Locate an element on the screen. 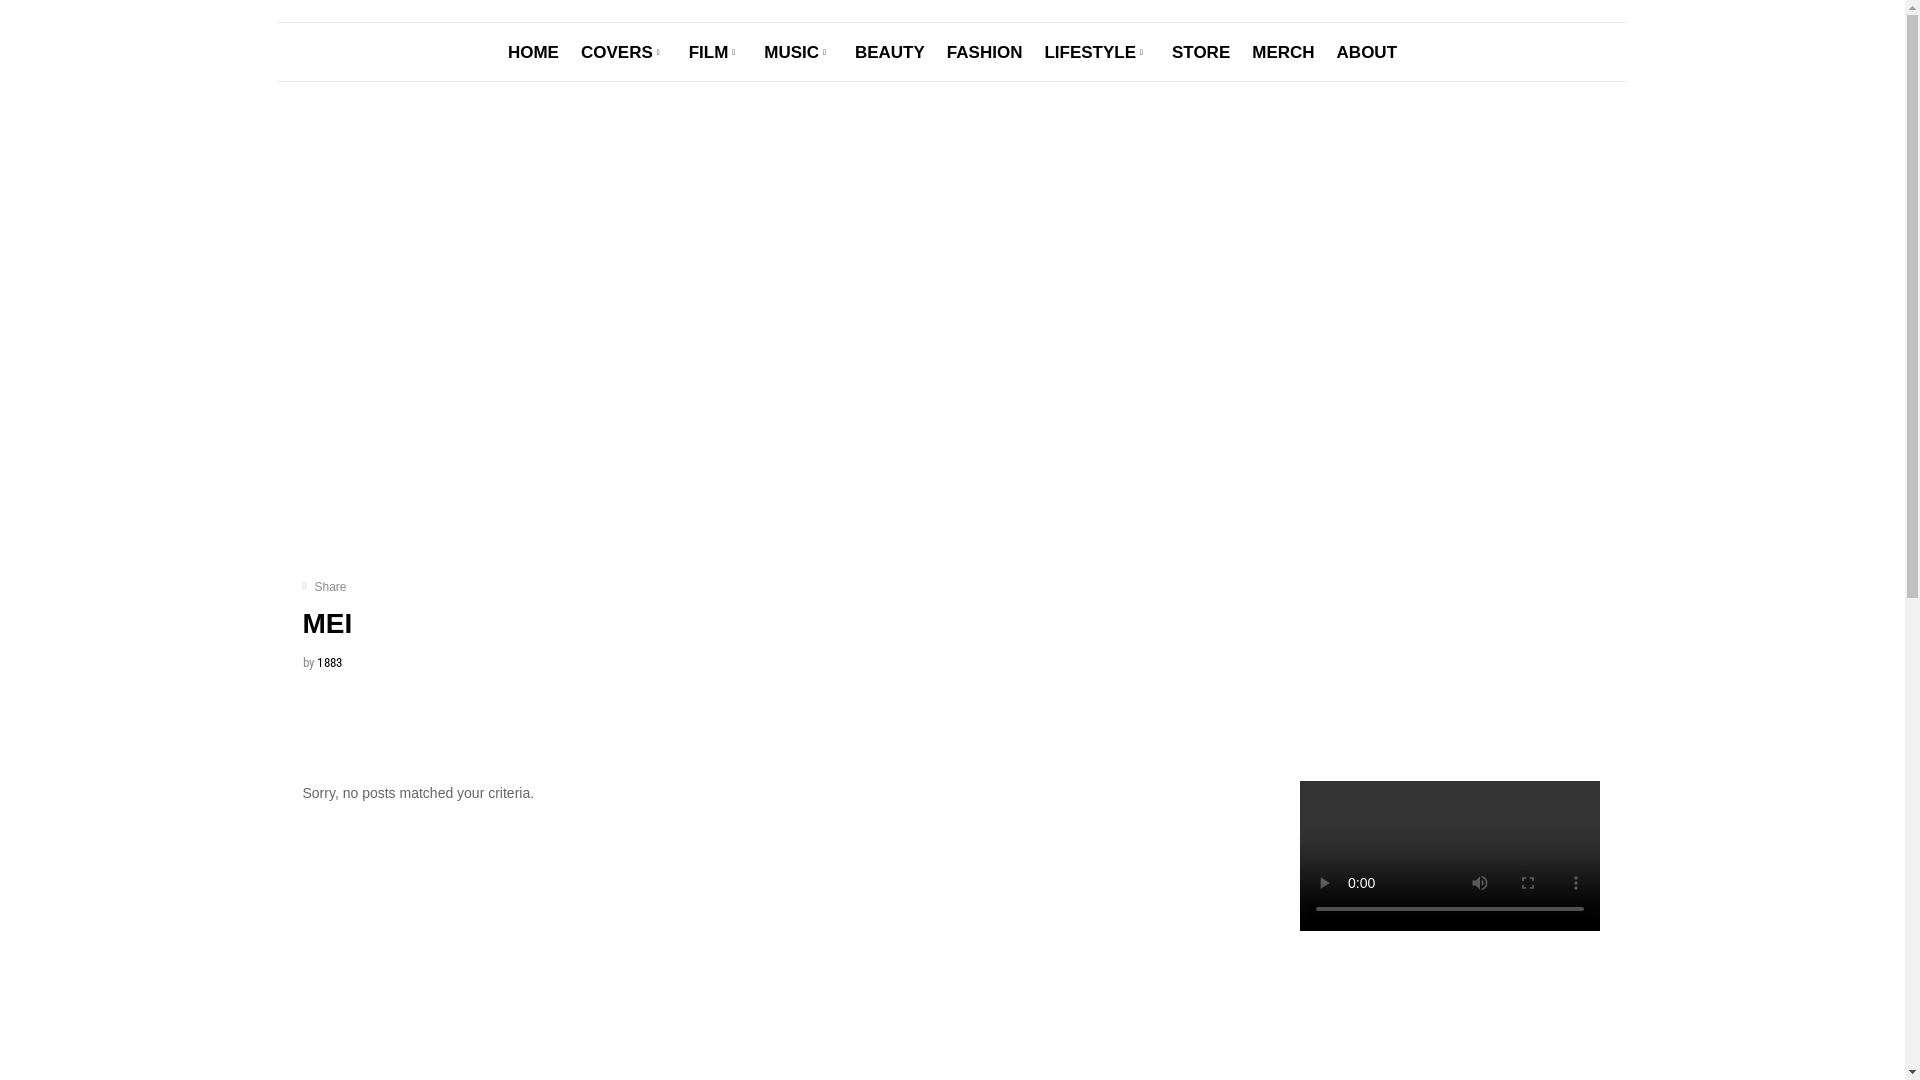 Image resolution: width=1920 pixels, height=1080 pixels. 'HOME' is located at coordinates (533, 50).